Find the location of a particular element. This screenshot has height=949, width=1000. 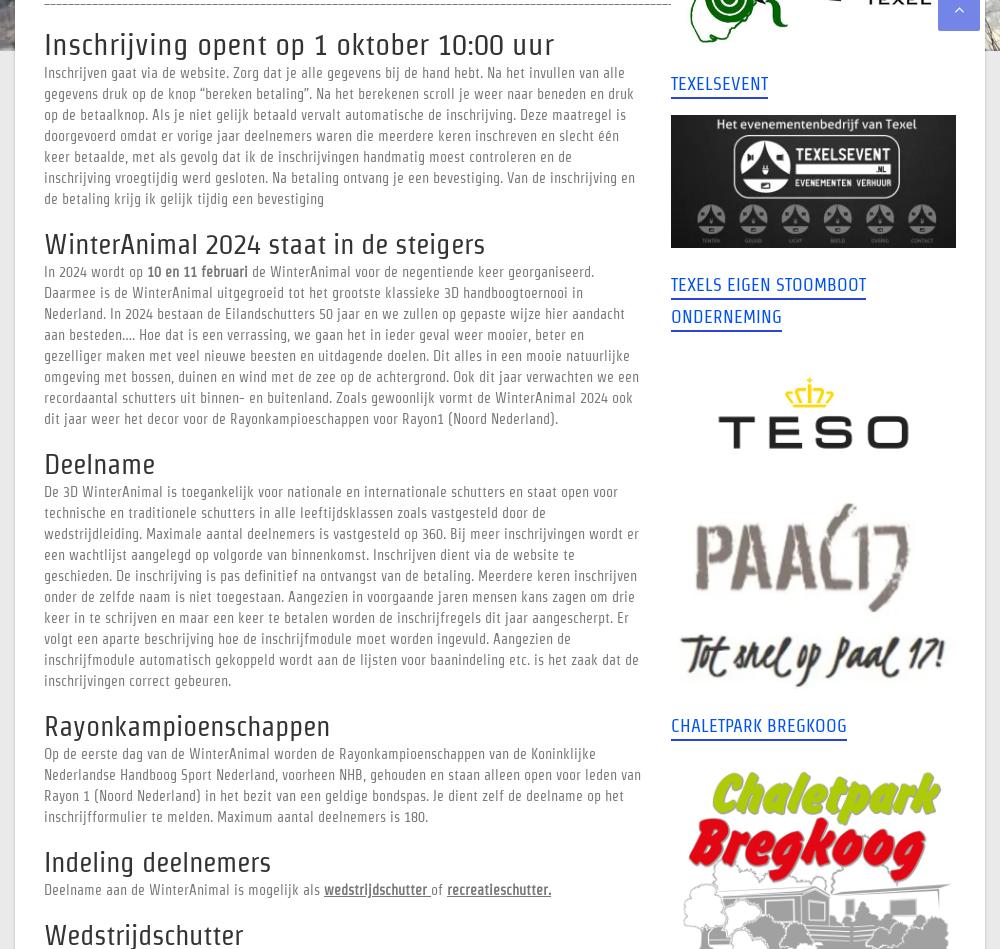

'De 3D WinterAnimal is toegankelijk voor nationale en internationale schutters en staat open voor technische en traditionele schutters in alle leeftijdsklassen zoals vastgesteld door de wedstrijdleiding. Maximale aantal deelnemers is vastgesteld op 360. Bij meer inschrijvingen wordt er een wachtlijst aangelegd op volgorde van binnenkomst. Inschrijven dient via de website te geschieden. De inschrijving is pas definitief na ontvangst van de betaling. Meerdere keren inschrijven onder de zelfde naam is niet toegestaan. Aangezien in voorgaande  jaren mensen kans zagen om drie keer in te schrijven en maar een keer te betalen worden de inschrijfregels dit jaar aangescherpt. Er volgt een aparte beschrijving hoe de inschrijfmodule moet worden ingevuld. Aangezien de inschrijfmodule automatisch gekoppeld wordt aan de lijsten voor baanindeling etc. is het zaak dat de inschrijvingen correct gebeuren.' is located at coordinates (44, 585).